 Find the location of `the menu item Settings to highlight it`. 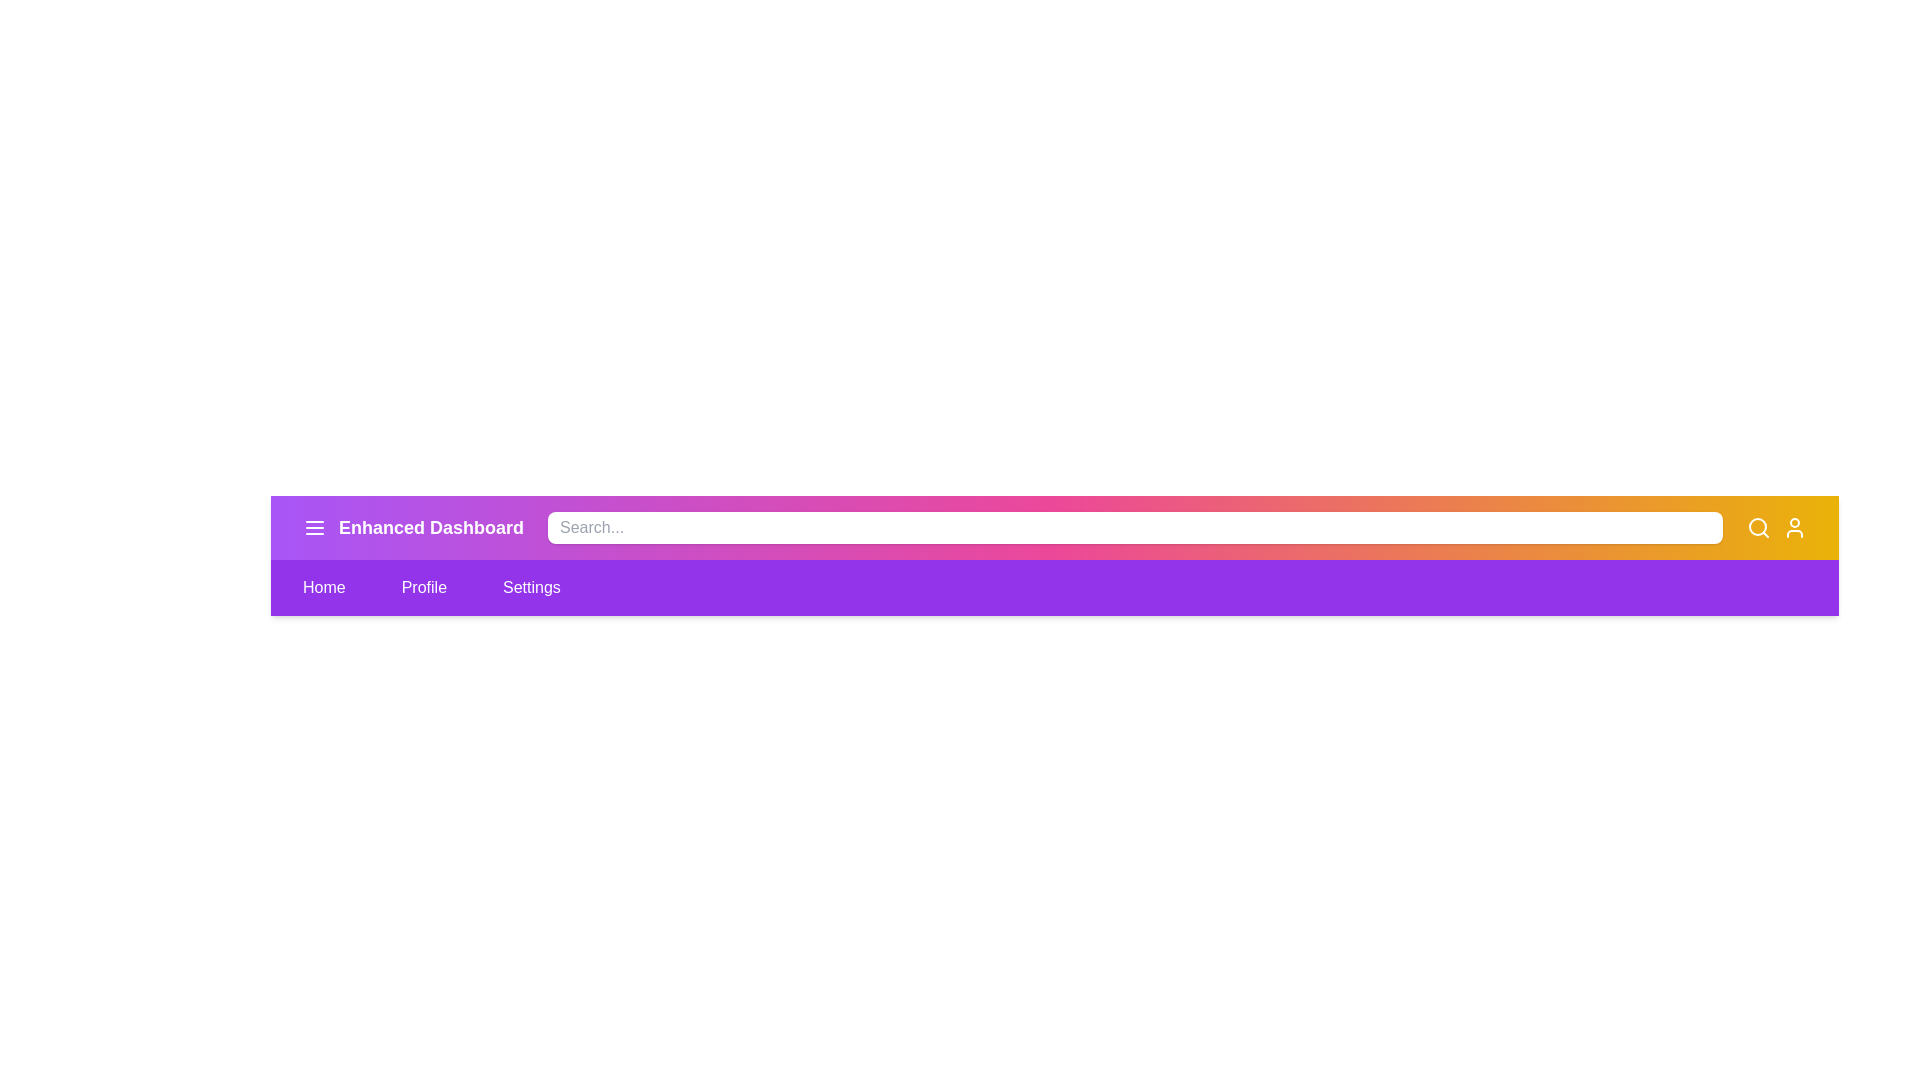

the menu item Settings to highlight it is located at coordinates (532, 586).